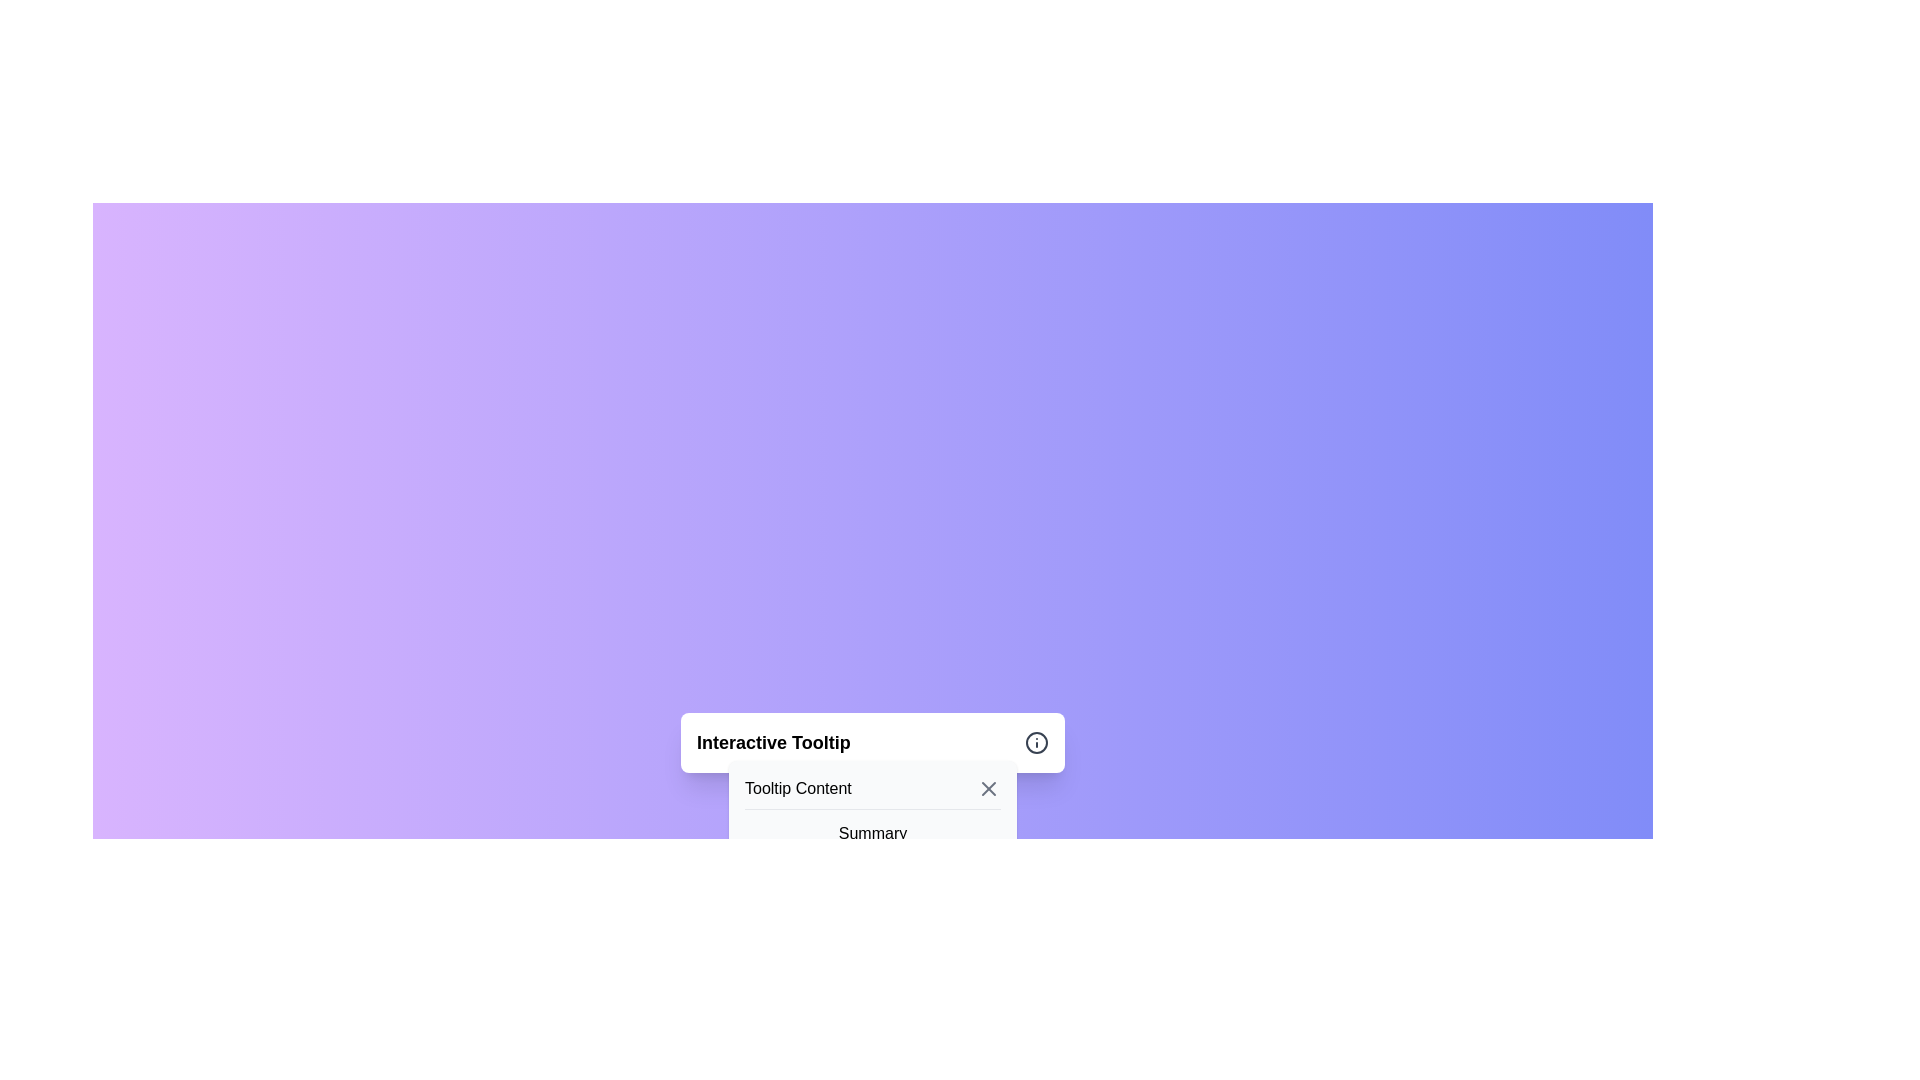 This screenshot has height=1080, width=1920. What do you see at coordinates (797, 788) in the screenshot?
I see `the text label displaying 'Tooltip Content', which is positioned on the left-hand side of the interactive tooltip's content area, above the 'Summary' text` at bounding box center [797, 788].